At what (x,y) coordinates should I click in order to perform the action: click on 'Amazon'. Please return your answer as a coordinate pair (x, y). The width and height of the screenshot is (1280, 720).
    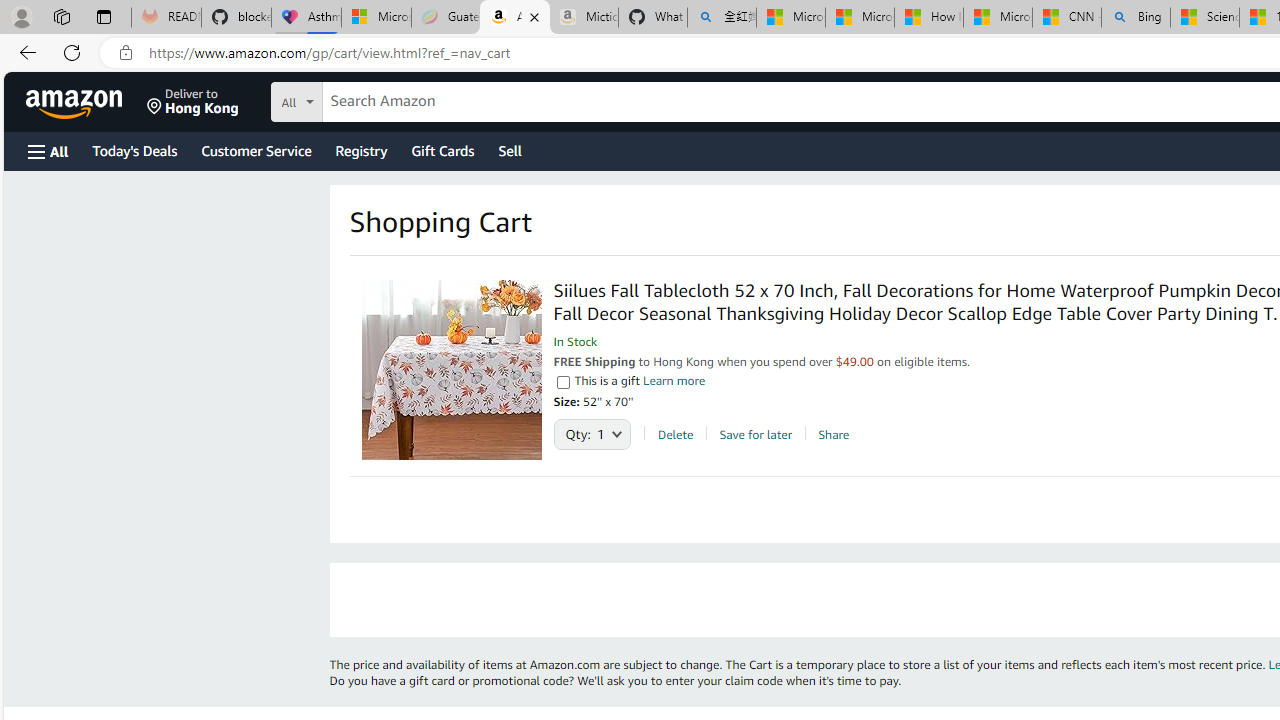
    Looking at the image, I should click on (76, 101).